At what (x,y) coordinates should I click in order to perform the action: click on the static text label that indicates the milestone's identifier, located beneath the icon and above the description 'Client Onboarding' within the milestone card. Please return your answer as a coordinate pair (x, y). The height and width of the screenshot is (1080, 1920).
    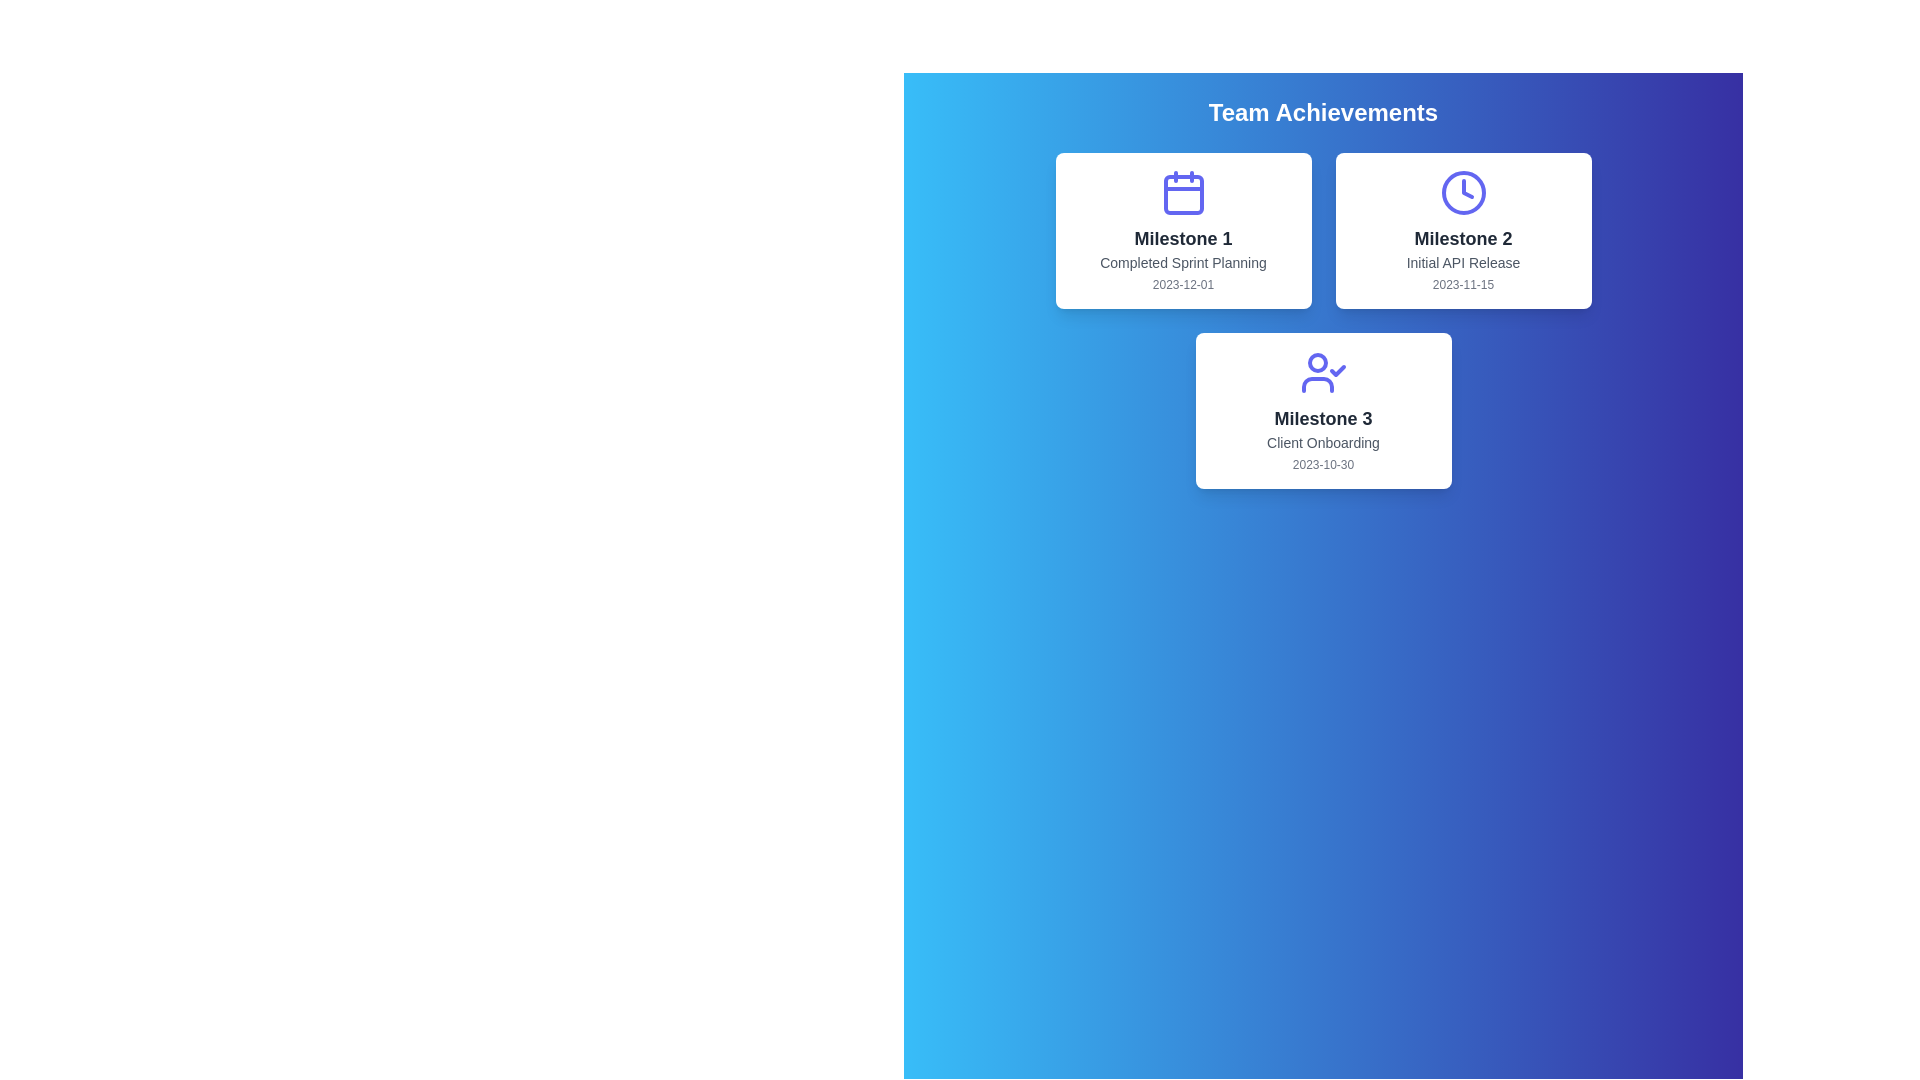
    Looking at the image, I should click on (1323, 418).